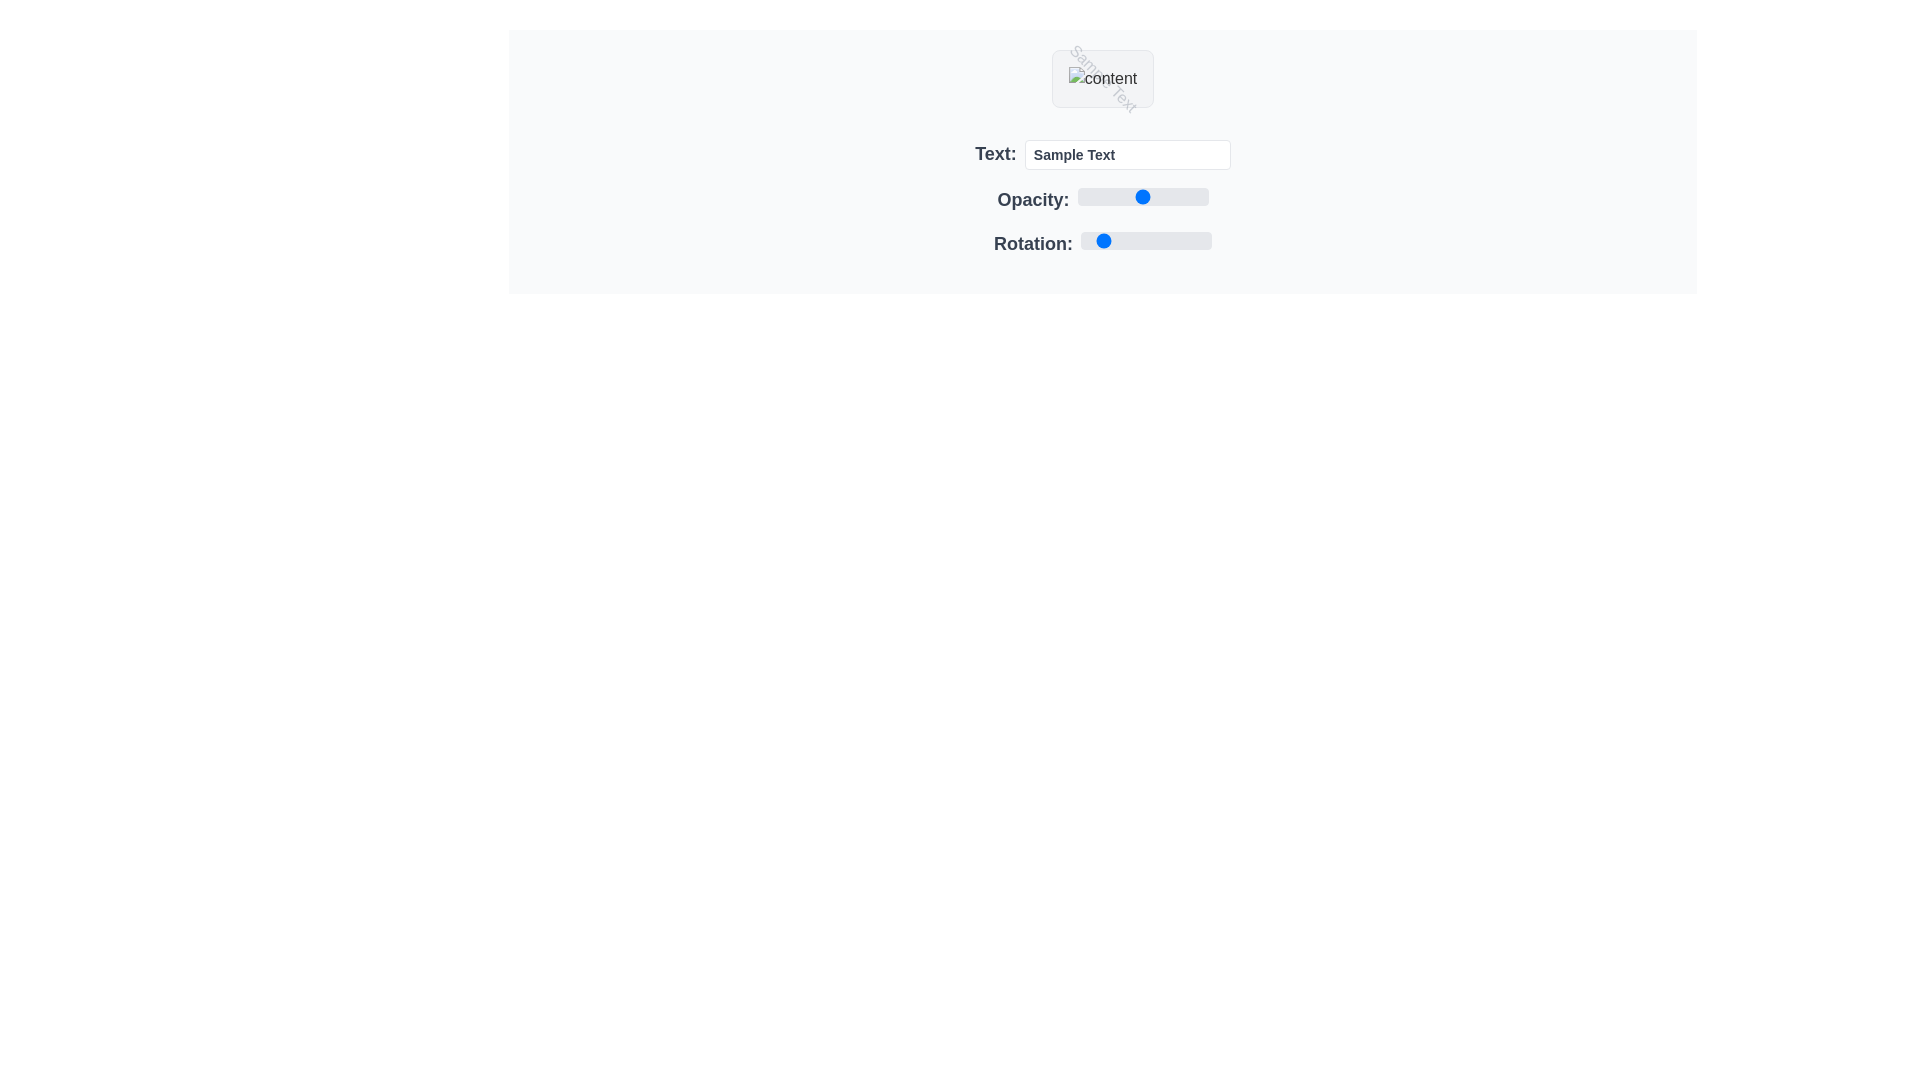  I want to click on rotation, so click(1200, 239).